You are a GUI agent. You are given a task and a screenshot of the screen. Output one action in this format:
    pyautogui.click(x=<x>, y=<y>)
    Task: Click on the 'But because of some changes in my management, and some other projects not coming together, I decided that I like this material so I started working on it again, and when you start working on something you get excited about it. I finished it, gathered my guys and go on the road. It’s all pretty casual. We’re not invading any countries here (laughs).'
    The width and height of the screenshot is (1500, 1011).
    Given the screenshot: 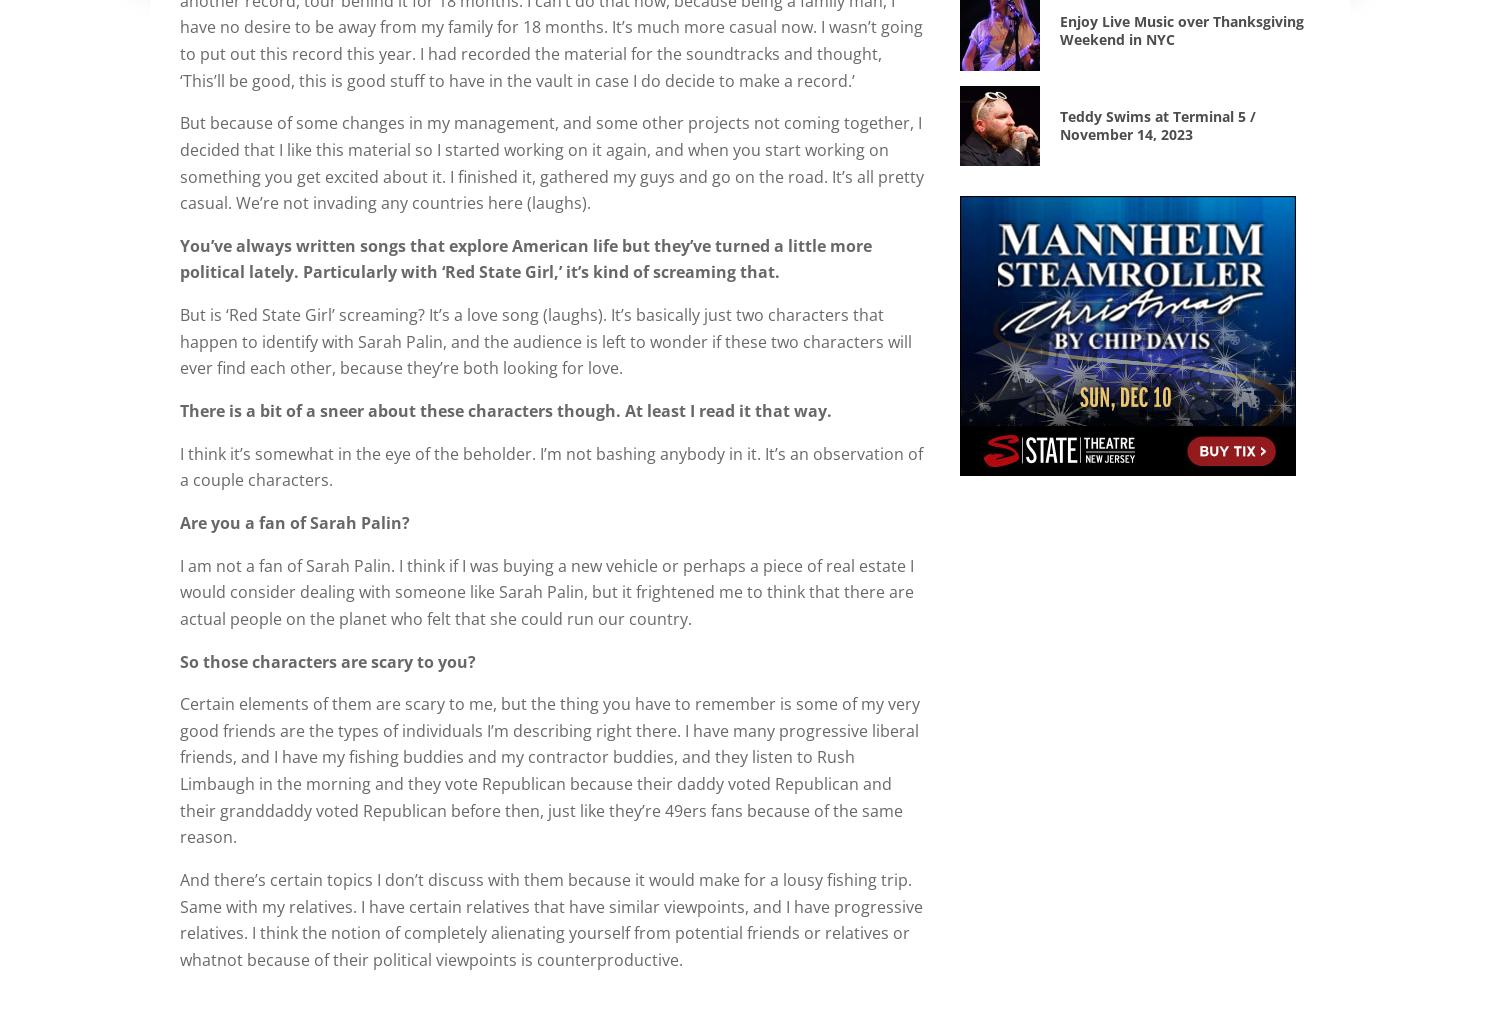 What is the action you would take?
    pyautogui.click(x=180, y=161)
    